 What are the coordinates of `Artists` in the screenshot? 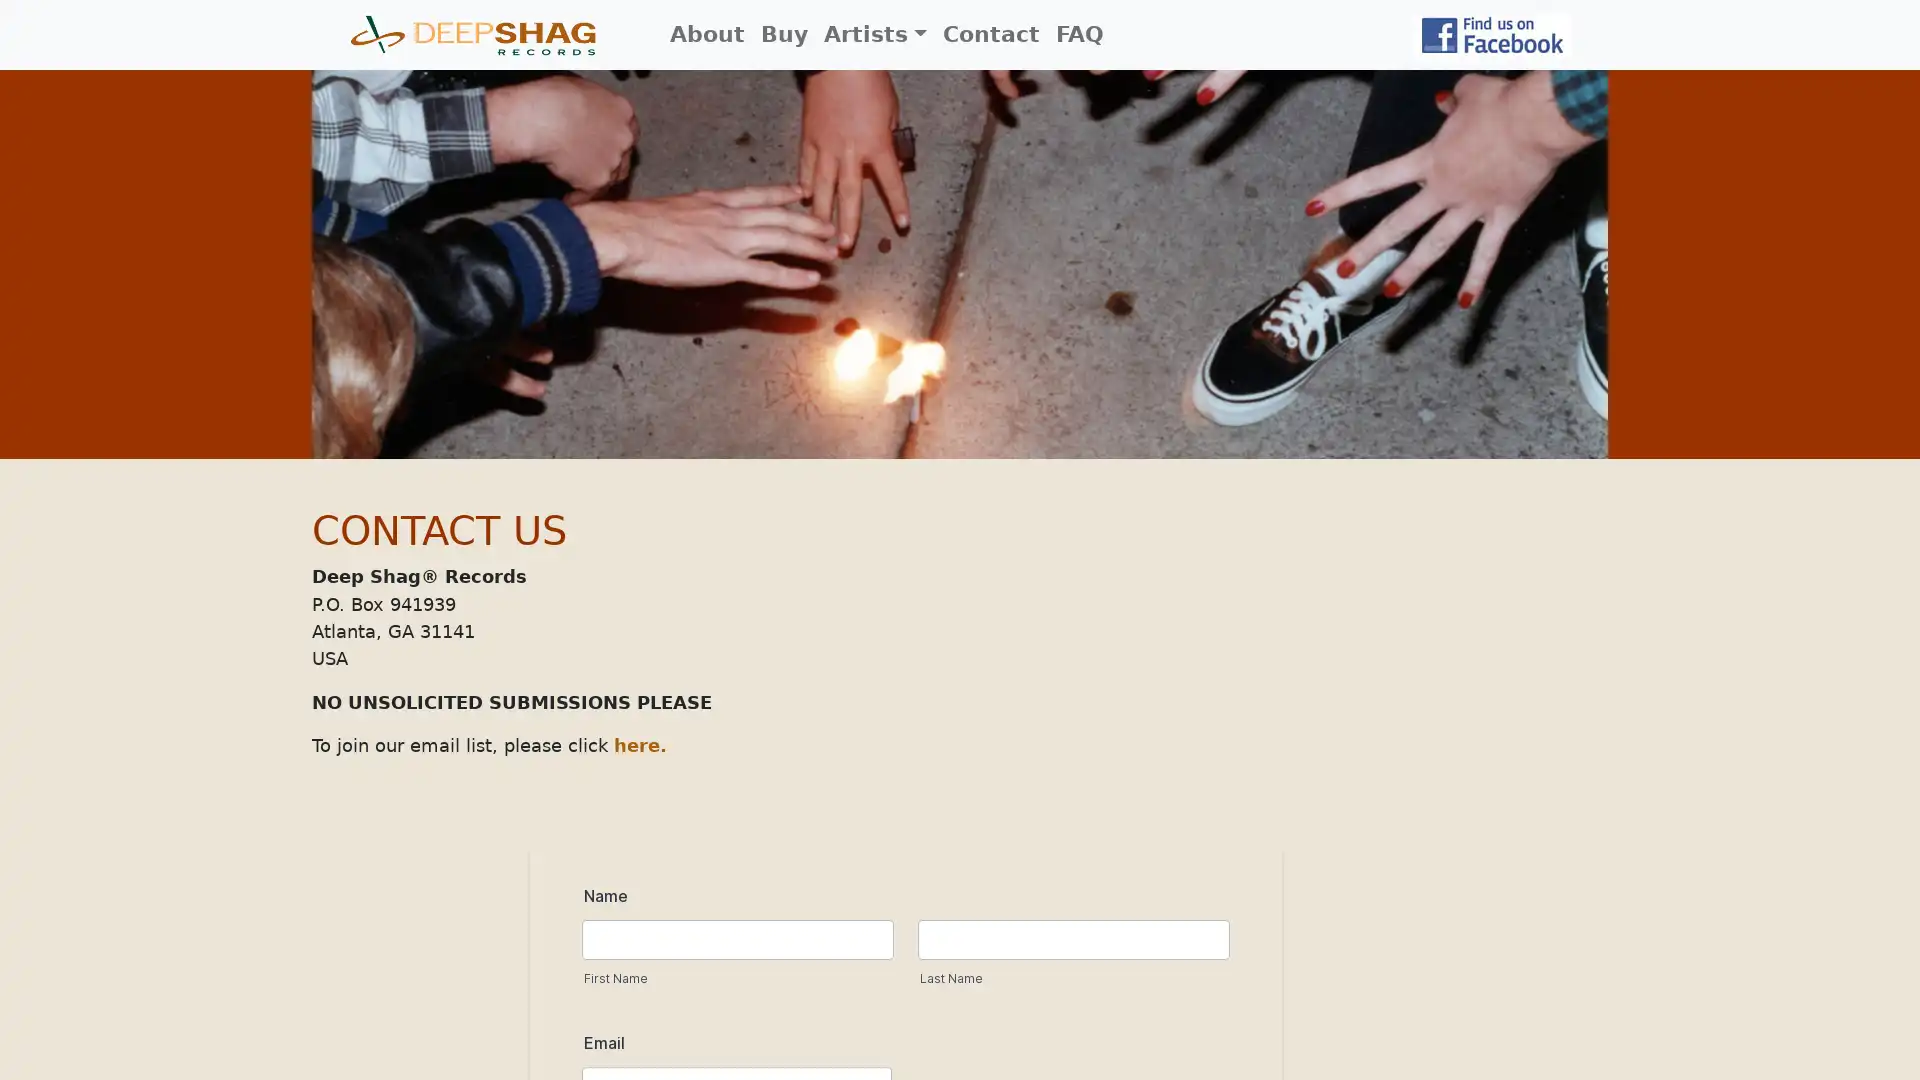 It's located at (874, 34).